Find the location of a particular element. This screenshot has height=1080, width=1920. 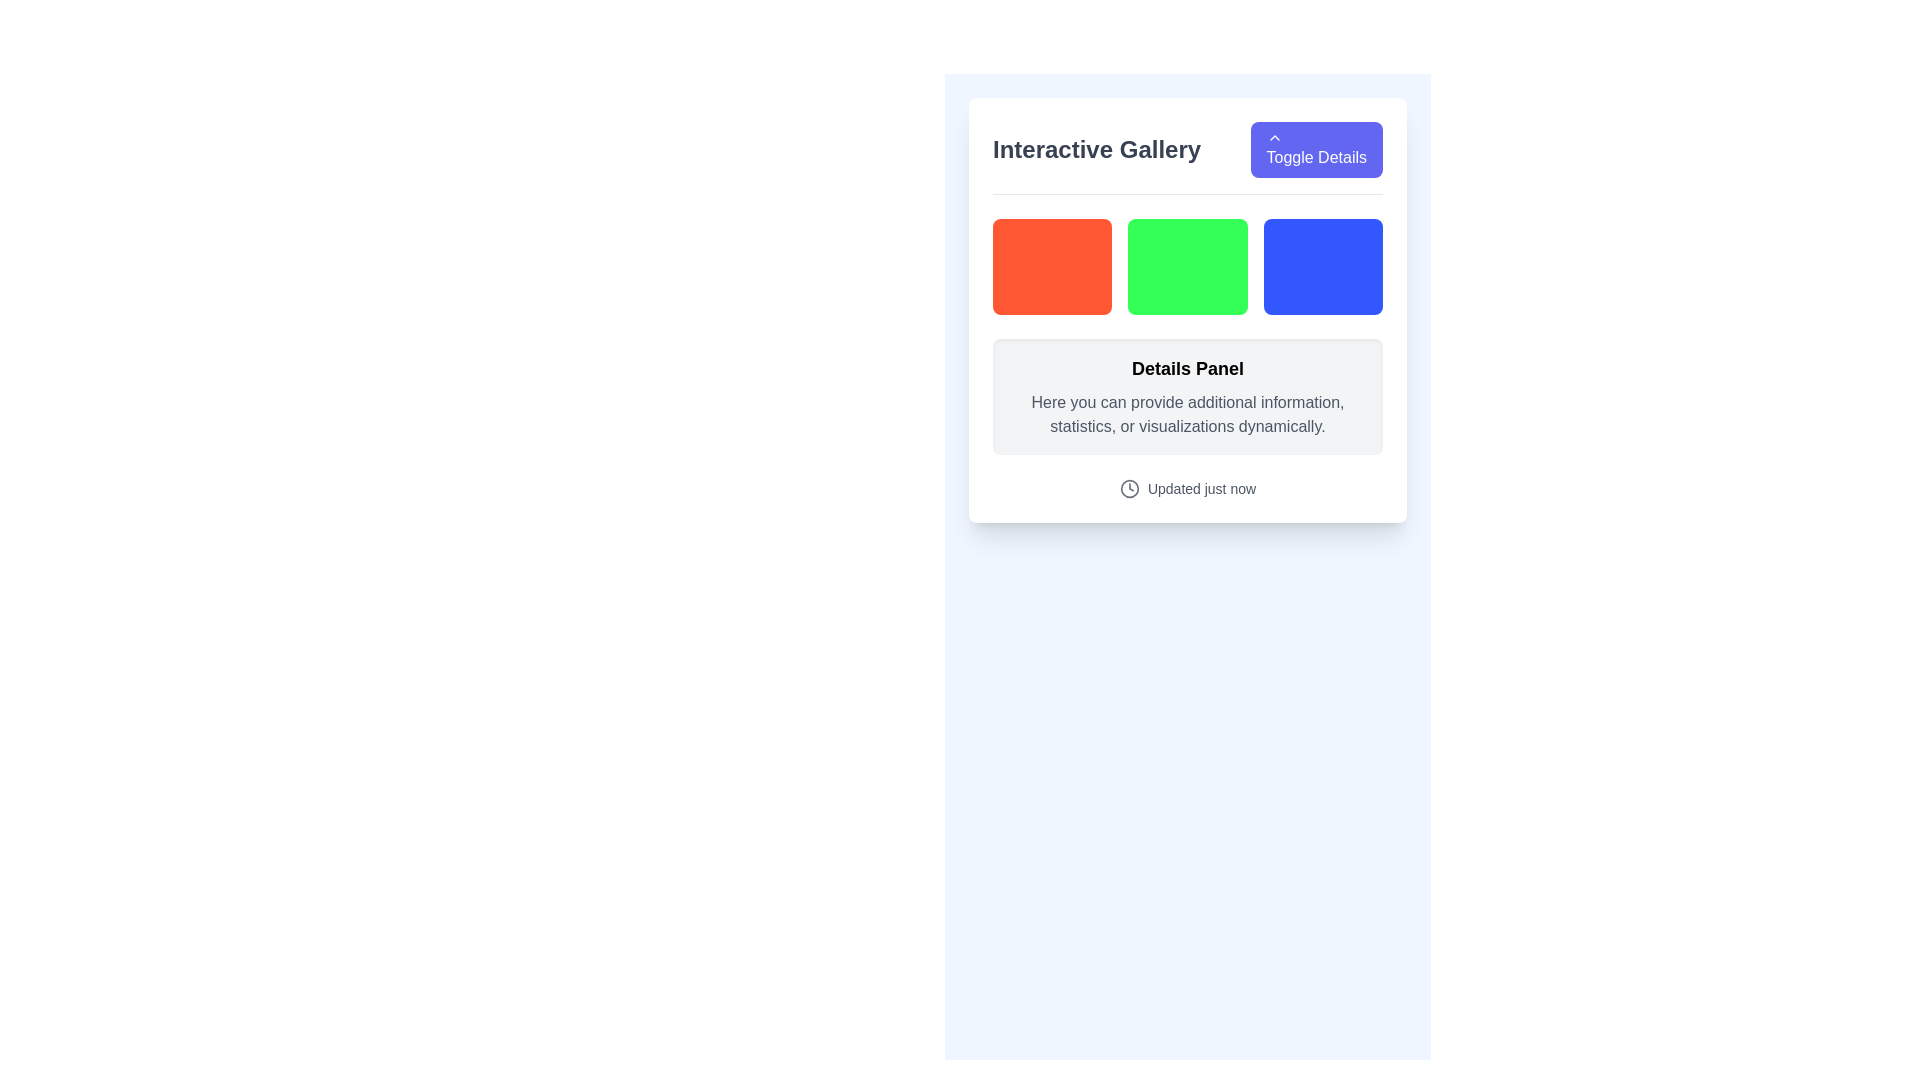

the title Text element that serves as a header for the section is located at coordinates (1096, 149).